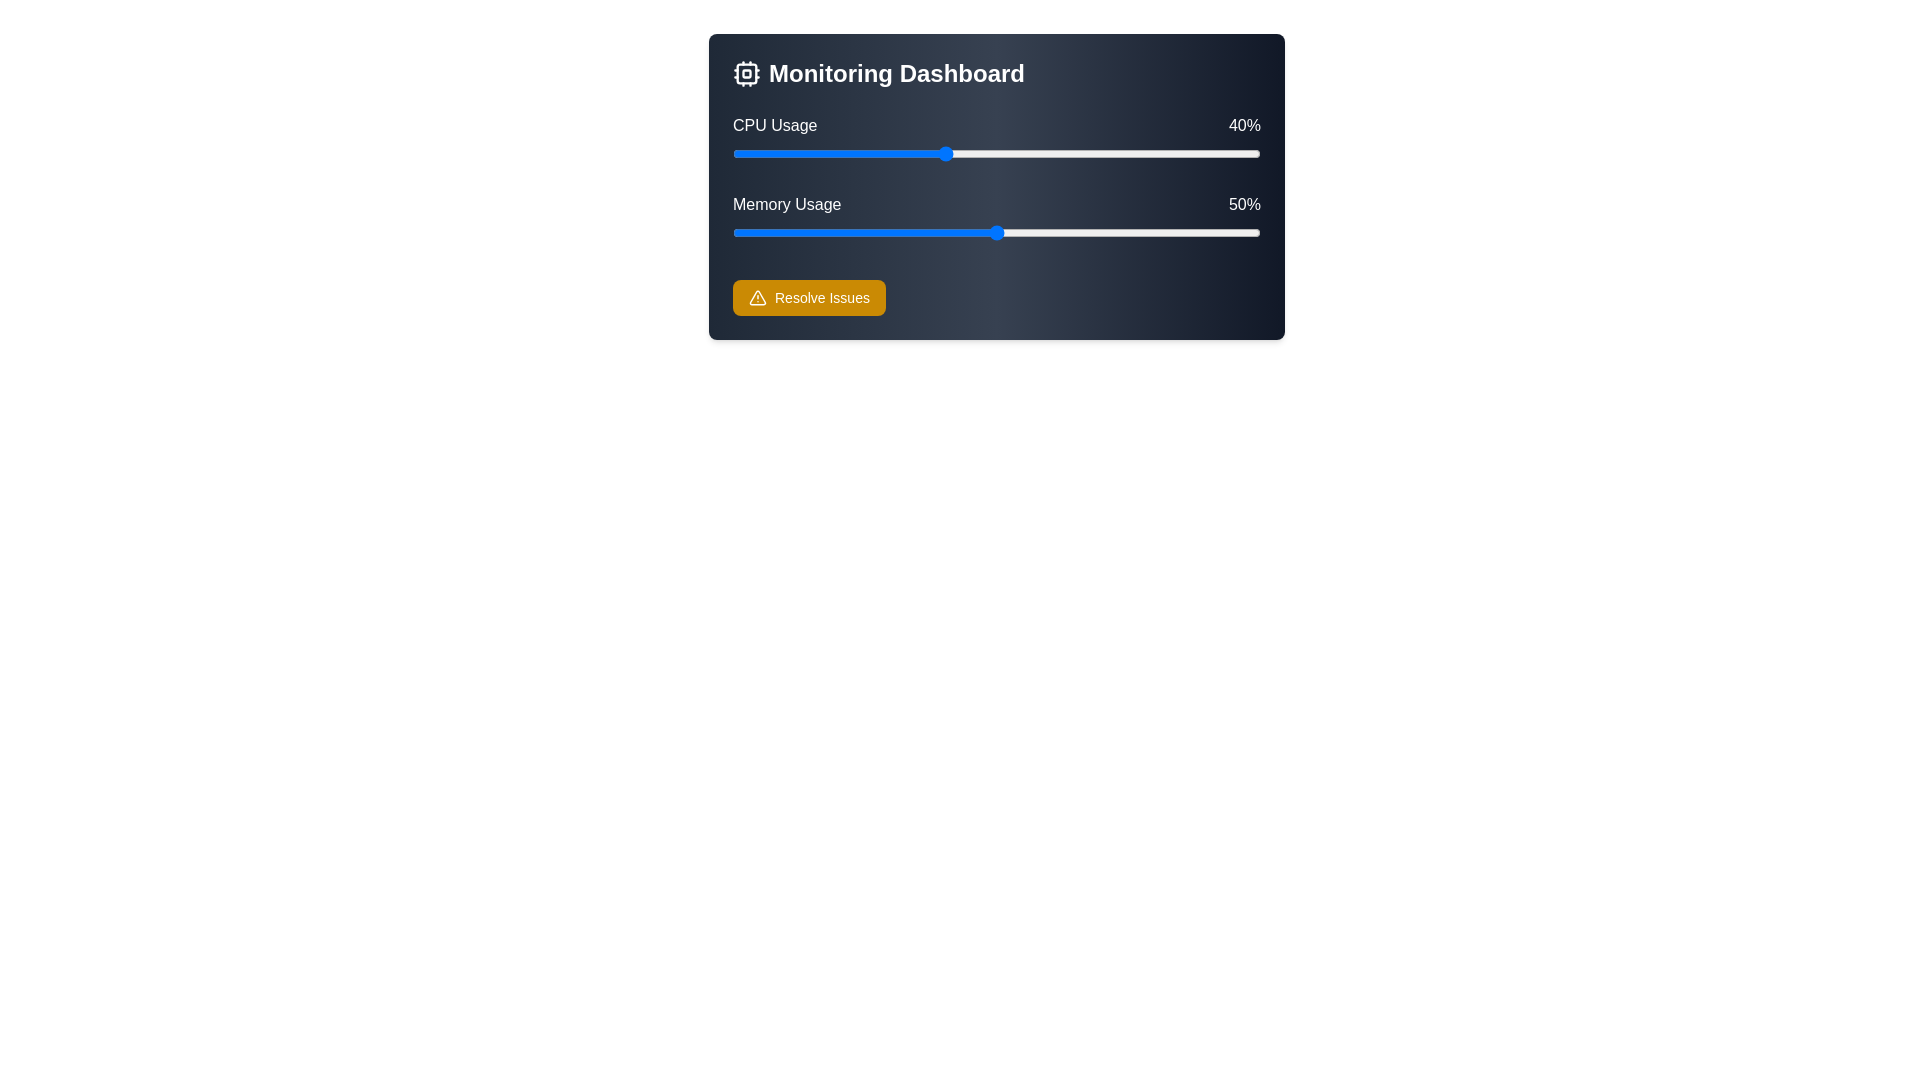  Describe the element at coordinates (774, 126) in the screenshot. I see `the text label displaying 'CPU Usage', which is styled in bold white font on a dark background, located in the top-left section of the dashboard interface` at that location.